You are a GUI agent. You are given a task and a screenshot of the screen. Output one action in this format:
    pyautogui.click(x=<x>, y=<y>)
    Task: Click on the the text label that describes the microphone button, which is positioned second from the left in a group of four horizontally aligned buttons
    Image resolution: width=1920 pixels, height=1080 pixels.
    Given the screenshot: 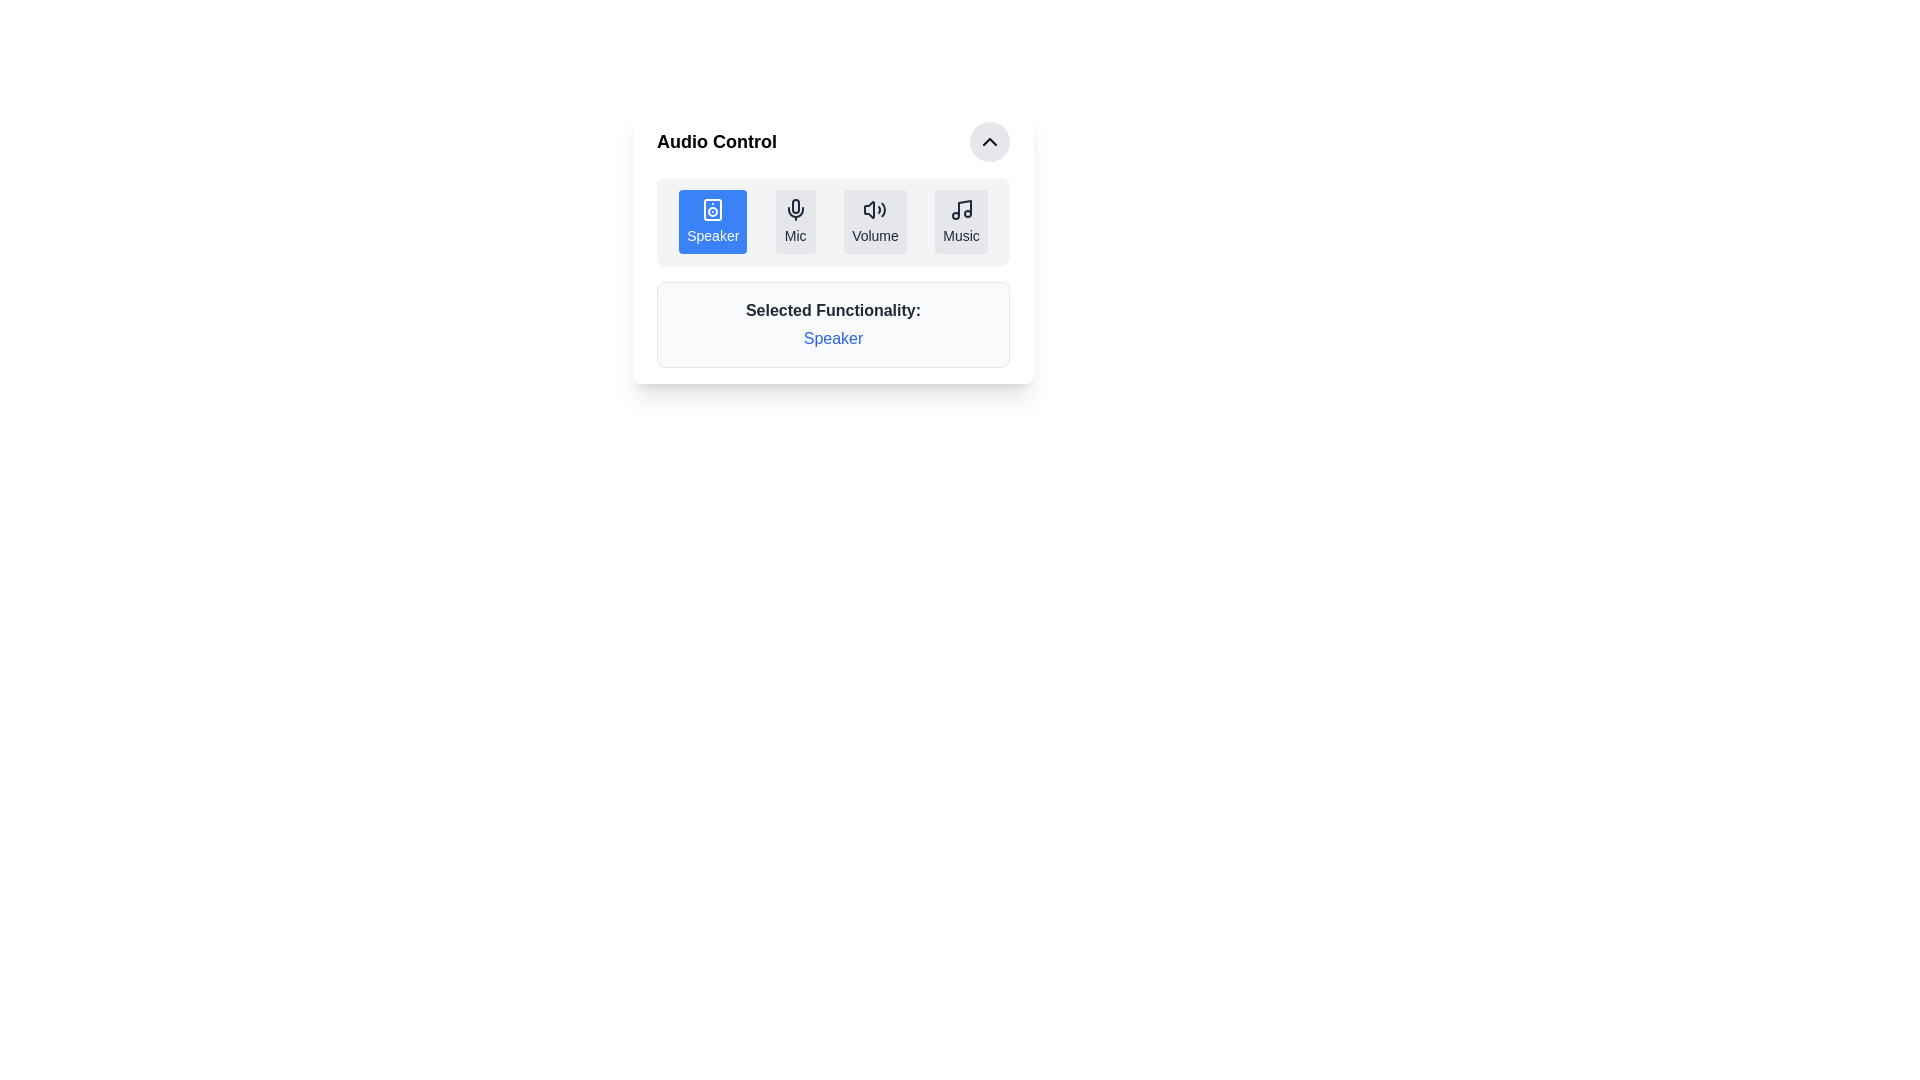 What is the action you would take?
    pyautogui.click(x=794, y=234)
    